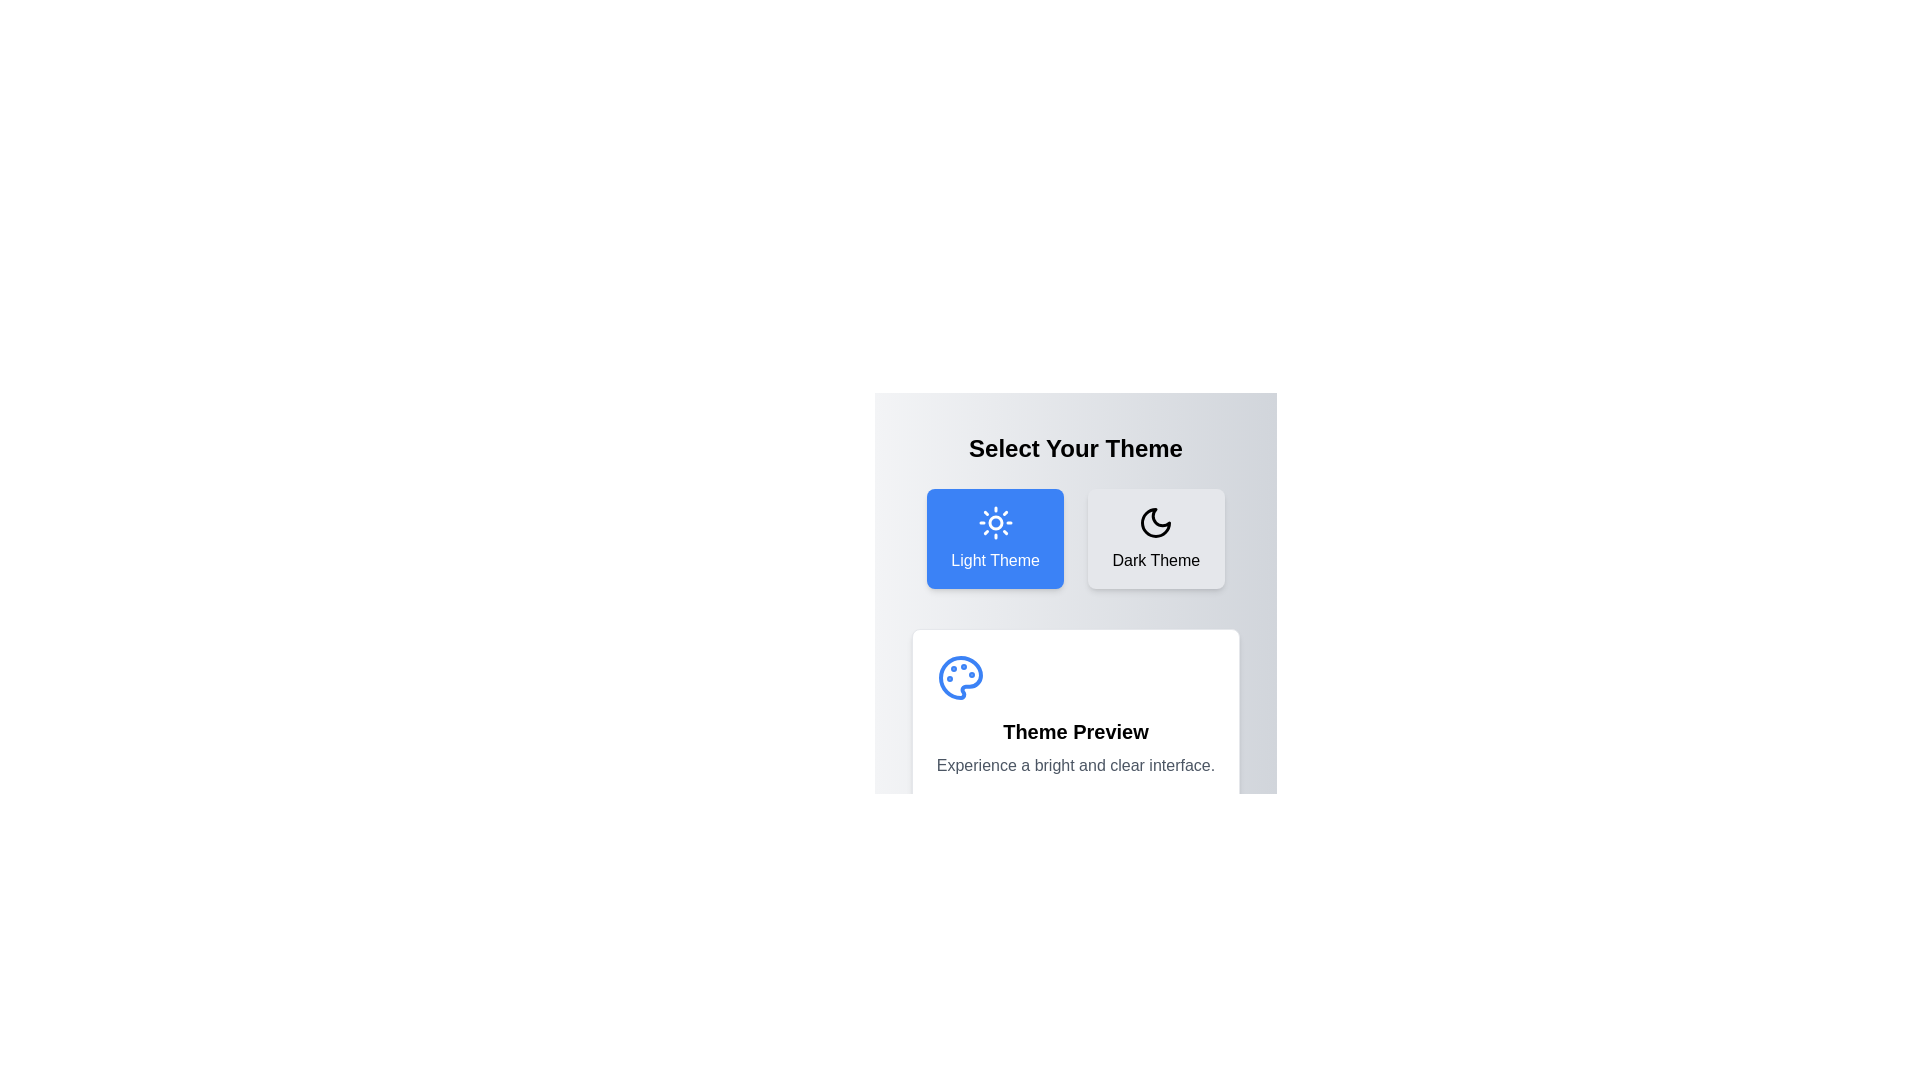  Describe the element at coordinates (995, 538) in the screenshot. I see `the button corresponding to the Light theme` at that location.